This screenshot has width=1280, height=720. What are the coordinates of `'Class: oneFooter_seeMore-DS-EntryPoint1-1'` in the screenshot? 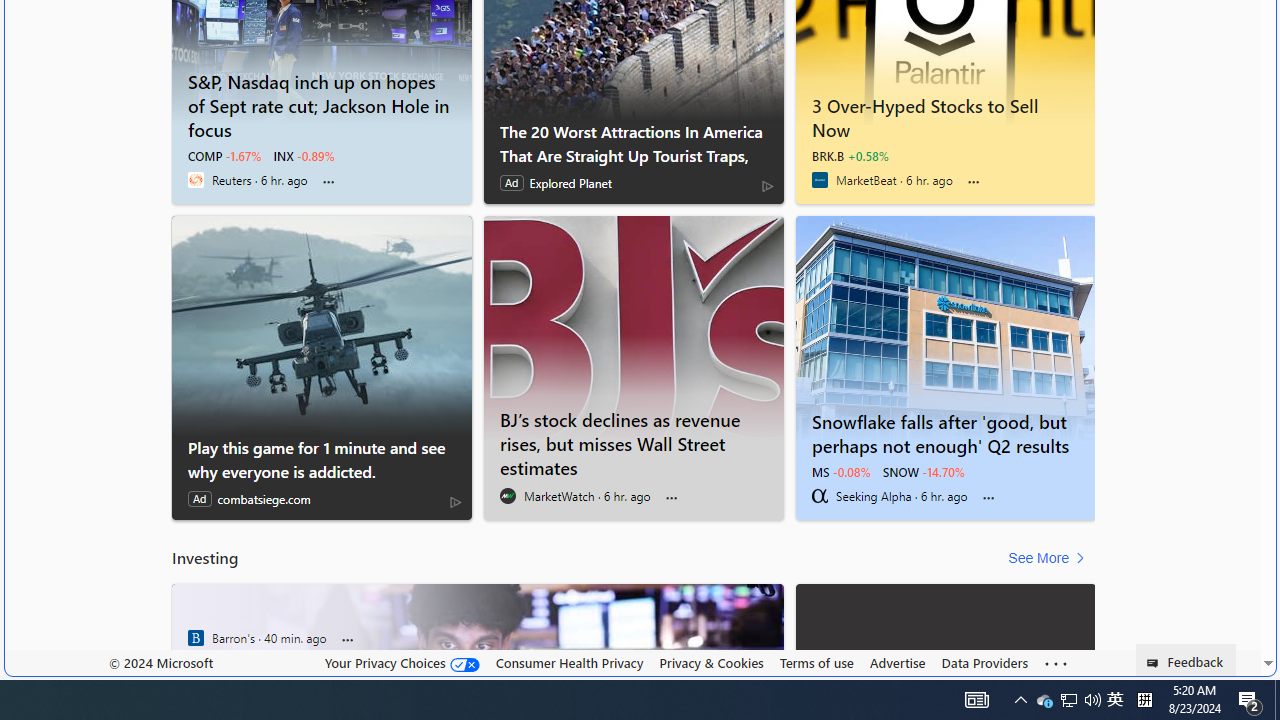 It's located at (1055, 663).